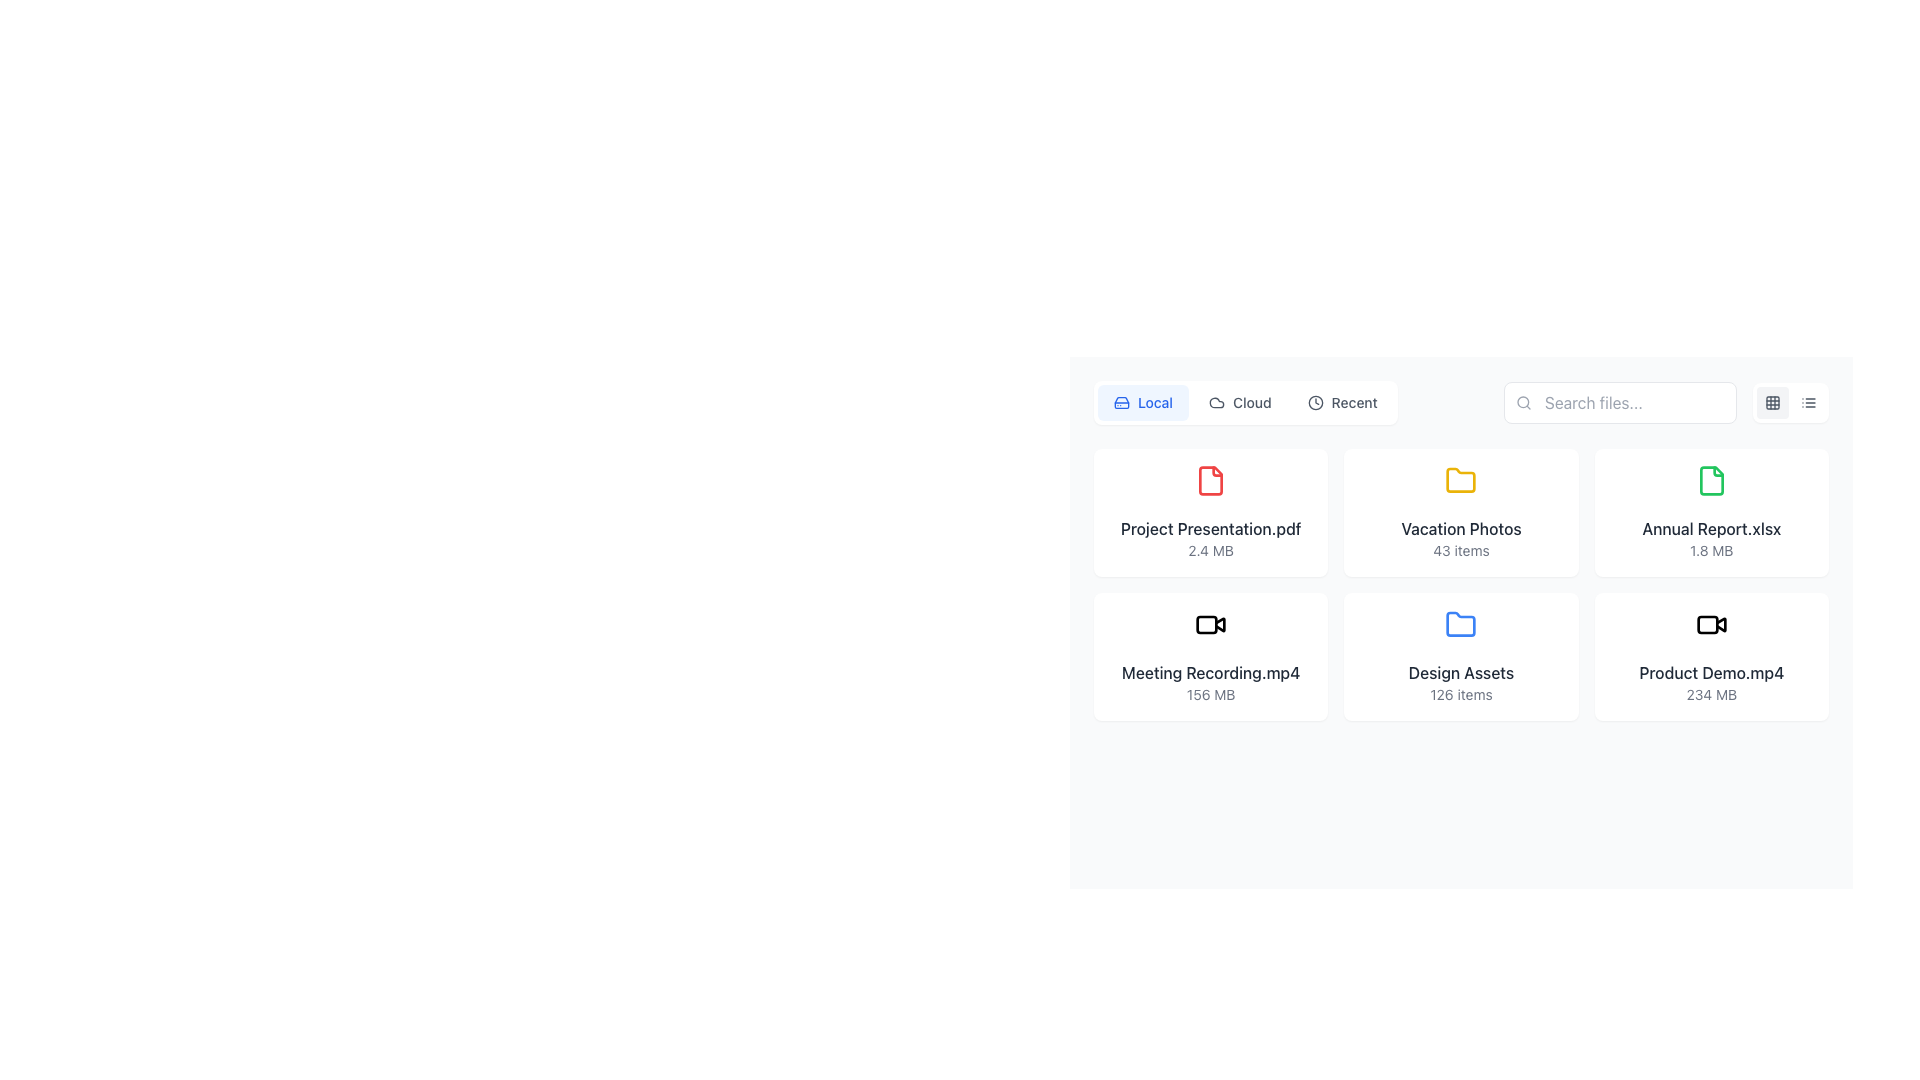 The height and width of the screenshot is (1080, 1920). Describe the element at coordinates (1710, 681) in the screenshot. I see `the text label displaying file information located at the bottom-right corner of the interface` at that location.